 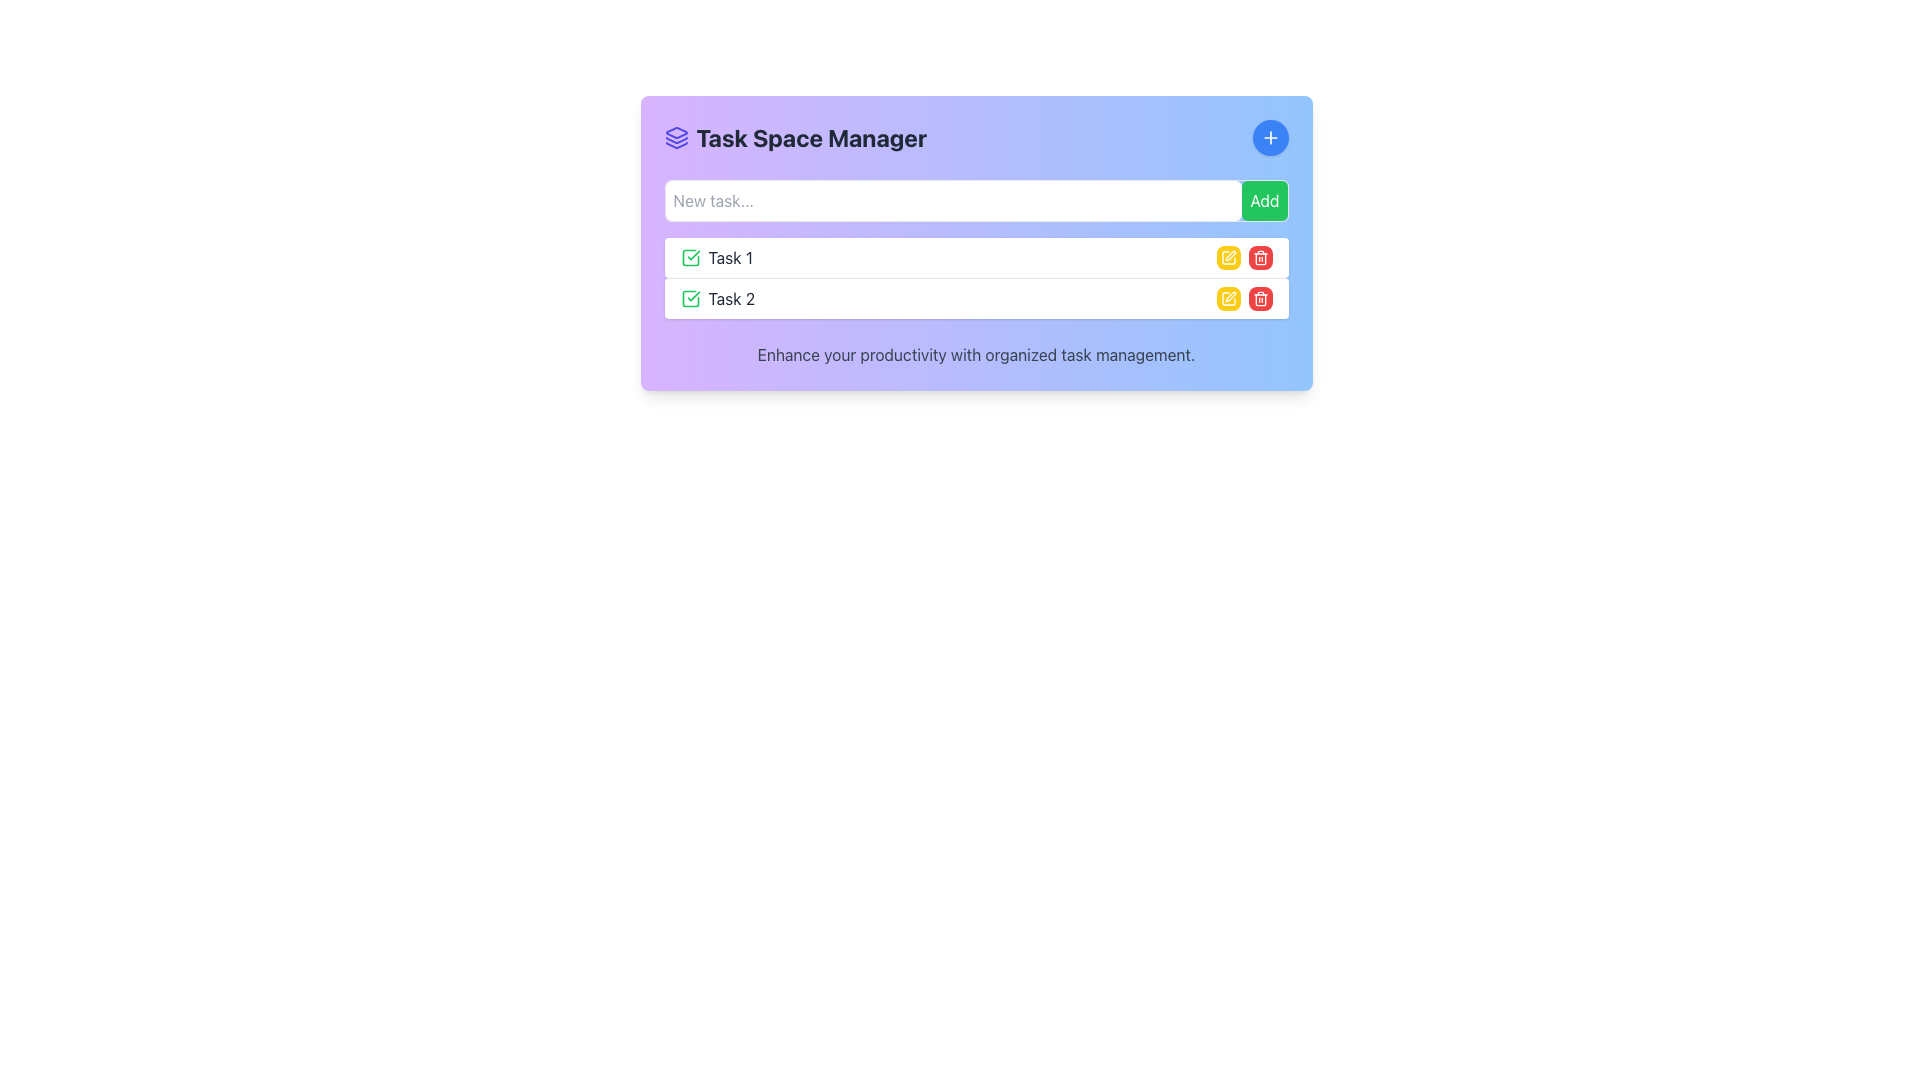 I want to click on the green checkbox icon with a check mark located on the left side of the second item labeled 'Task 2', so click(x=690, y=299).